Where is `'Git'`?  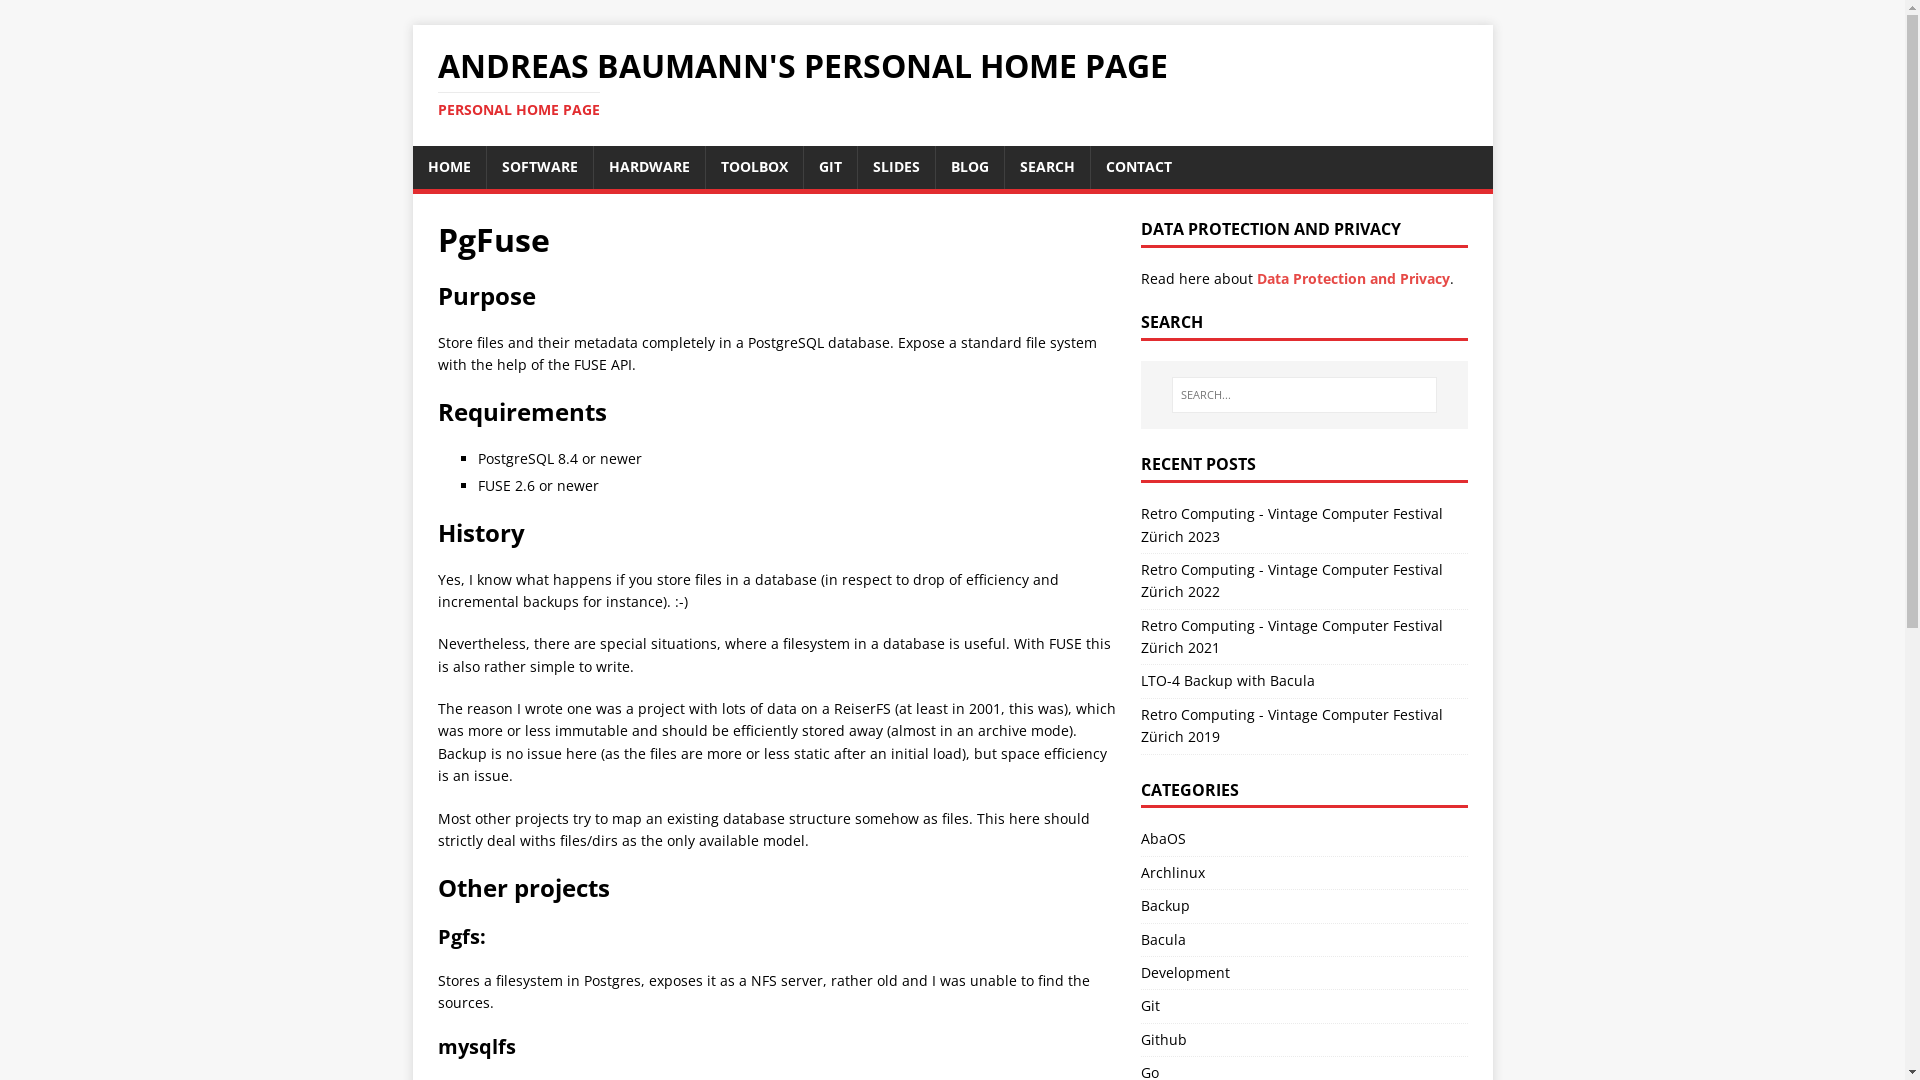 'Git' is located at coordinates (1141, 1005).